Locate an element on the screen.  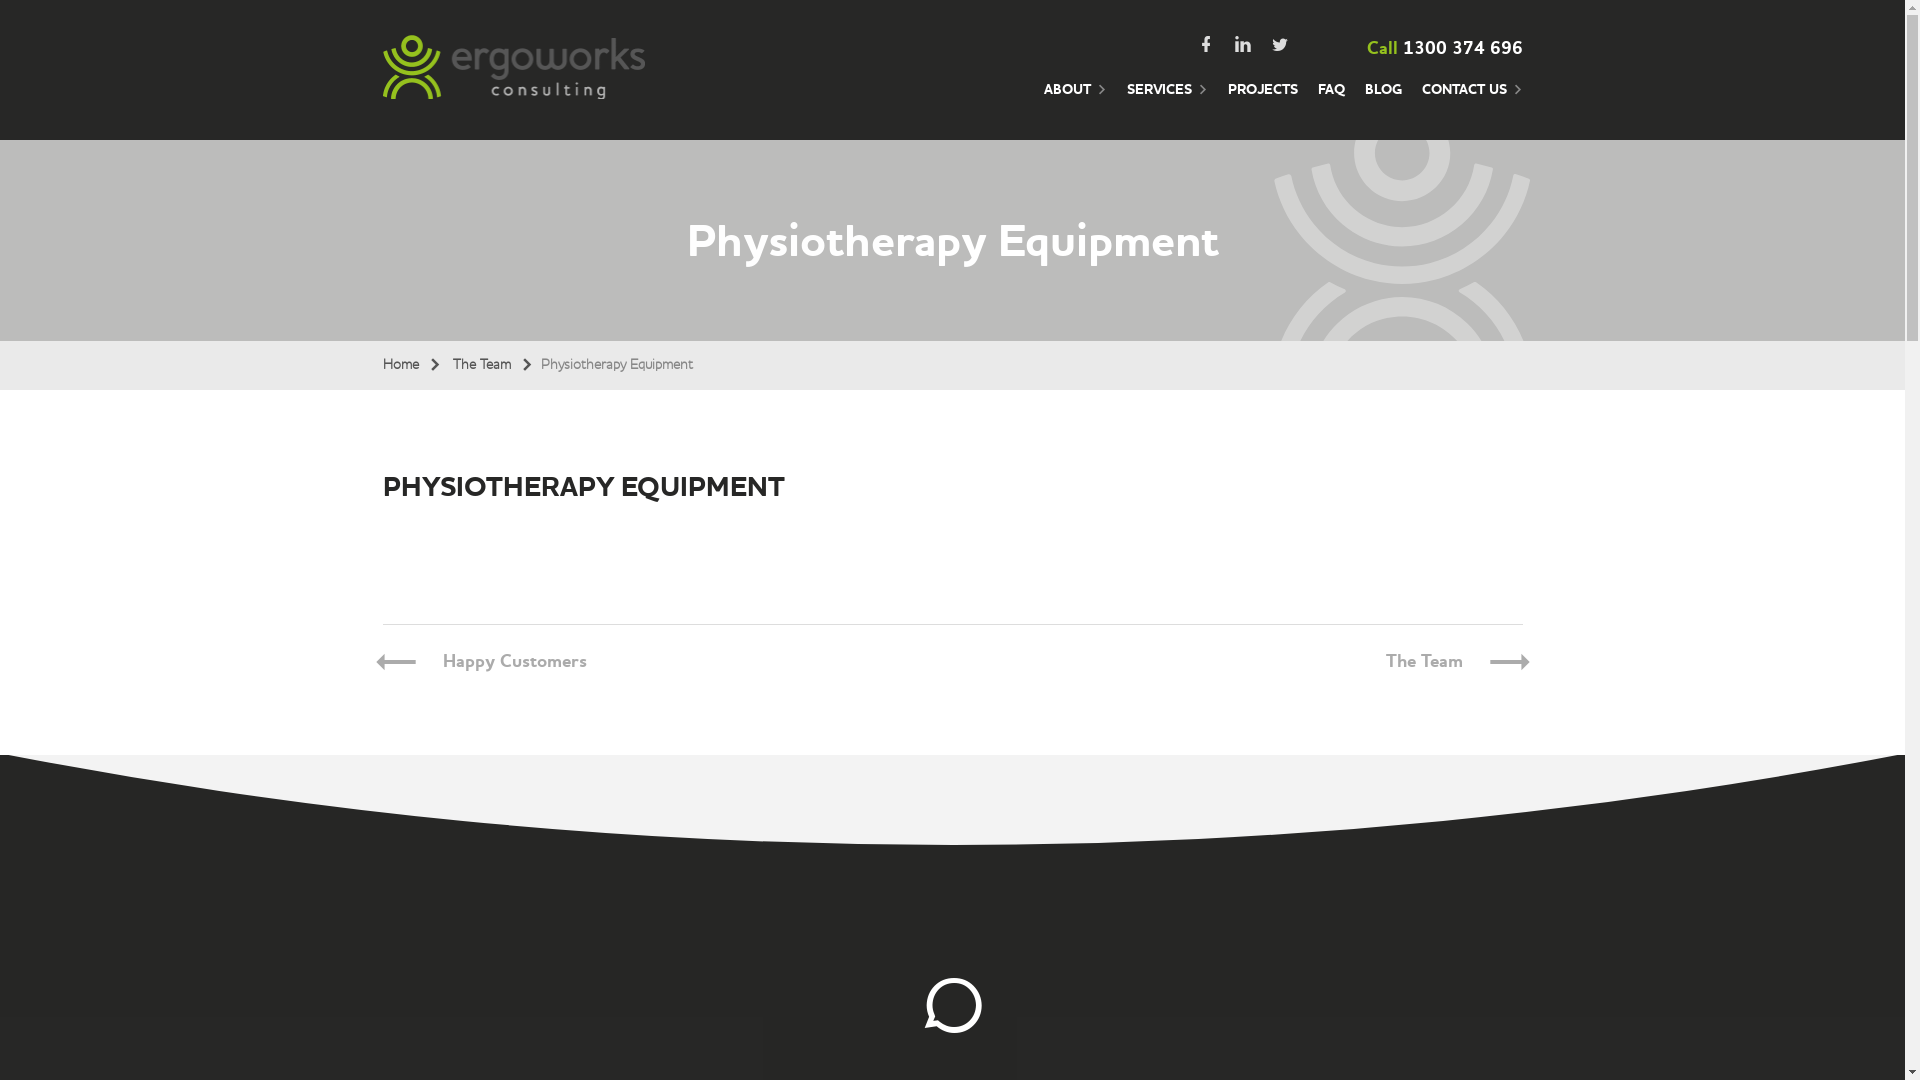
'CONTACT US' is located at coordinates (1472, 100).